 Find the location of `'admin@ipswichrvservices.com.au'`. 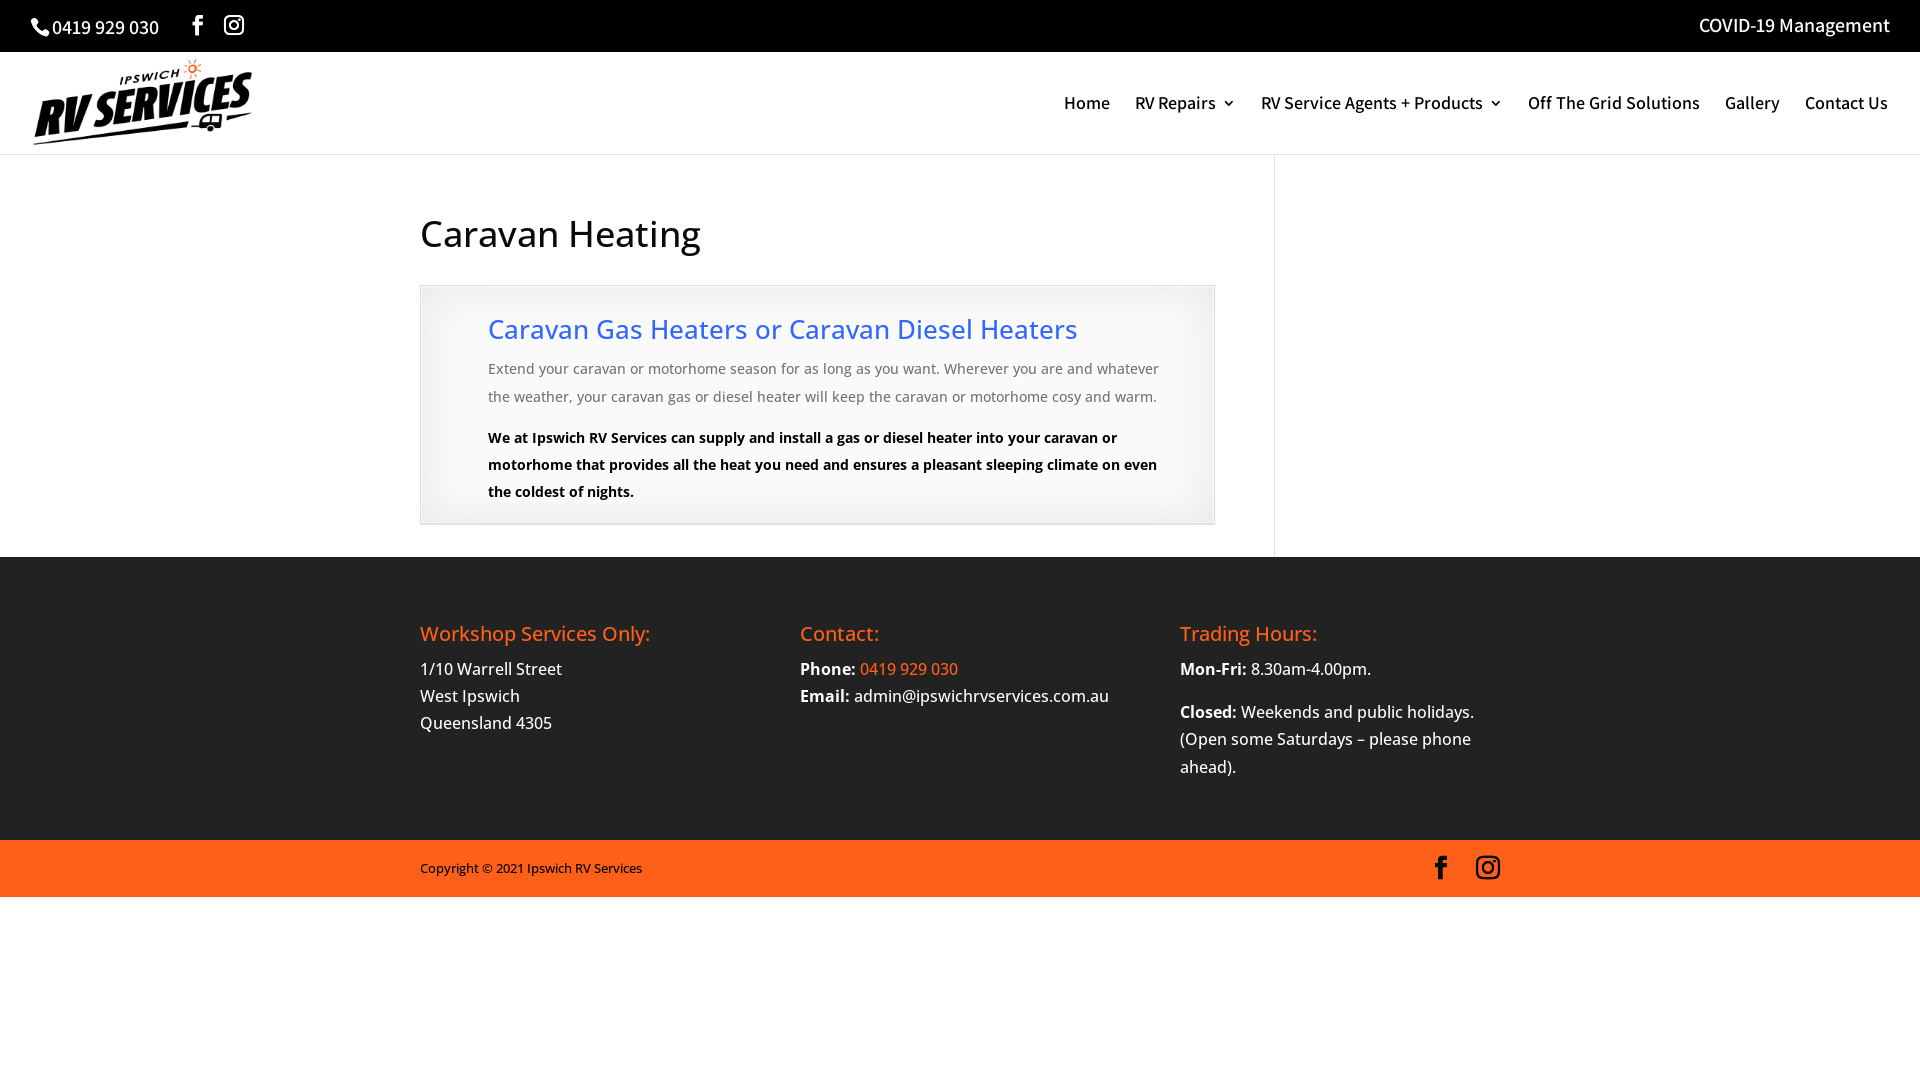

'admin@ipswichrvservices.com.au' is located at coordinates (981, 694).